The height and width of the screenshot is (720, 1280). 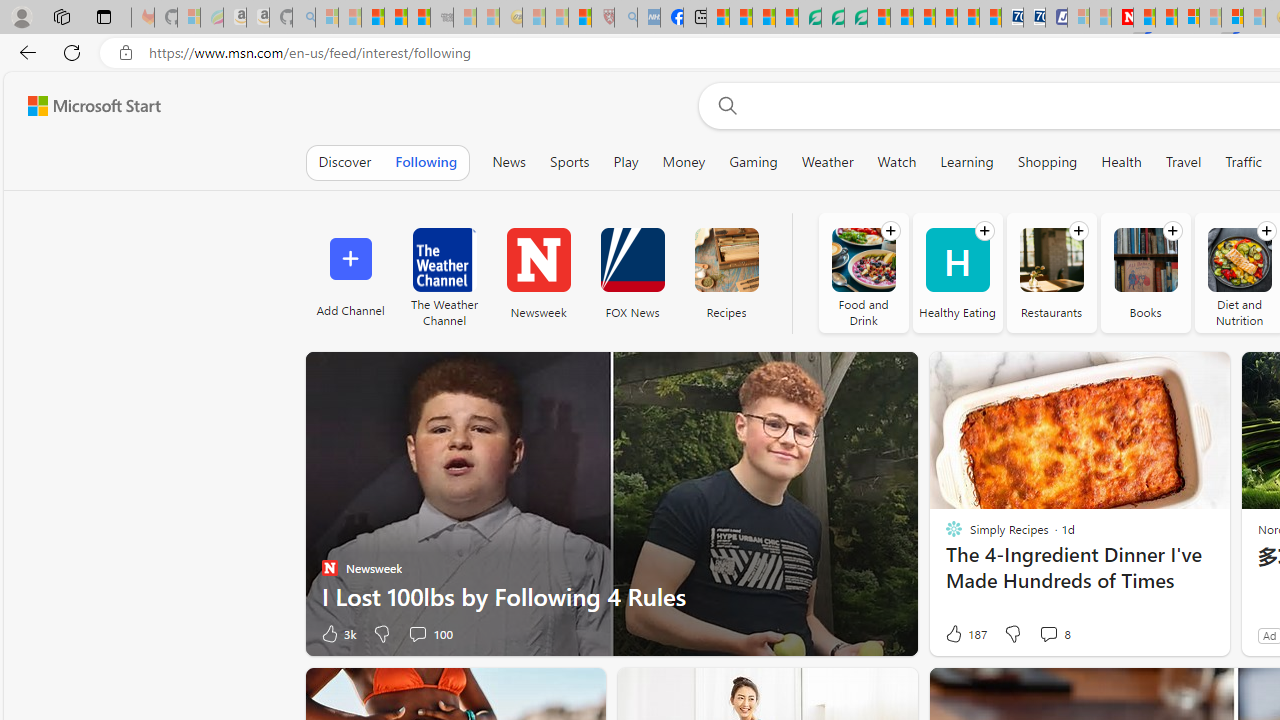 I want to click on 'Recipes', so click(x=725, y=272).